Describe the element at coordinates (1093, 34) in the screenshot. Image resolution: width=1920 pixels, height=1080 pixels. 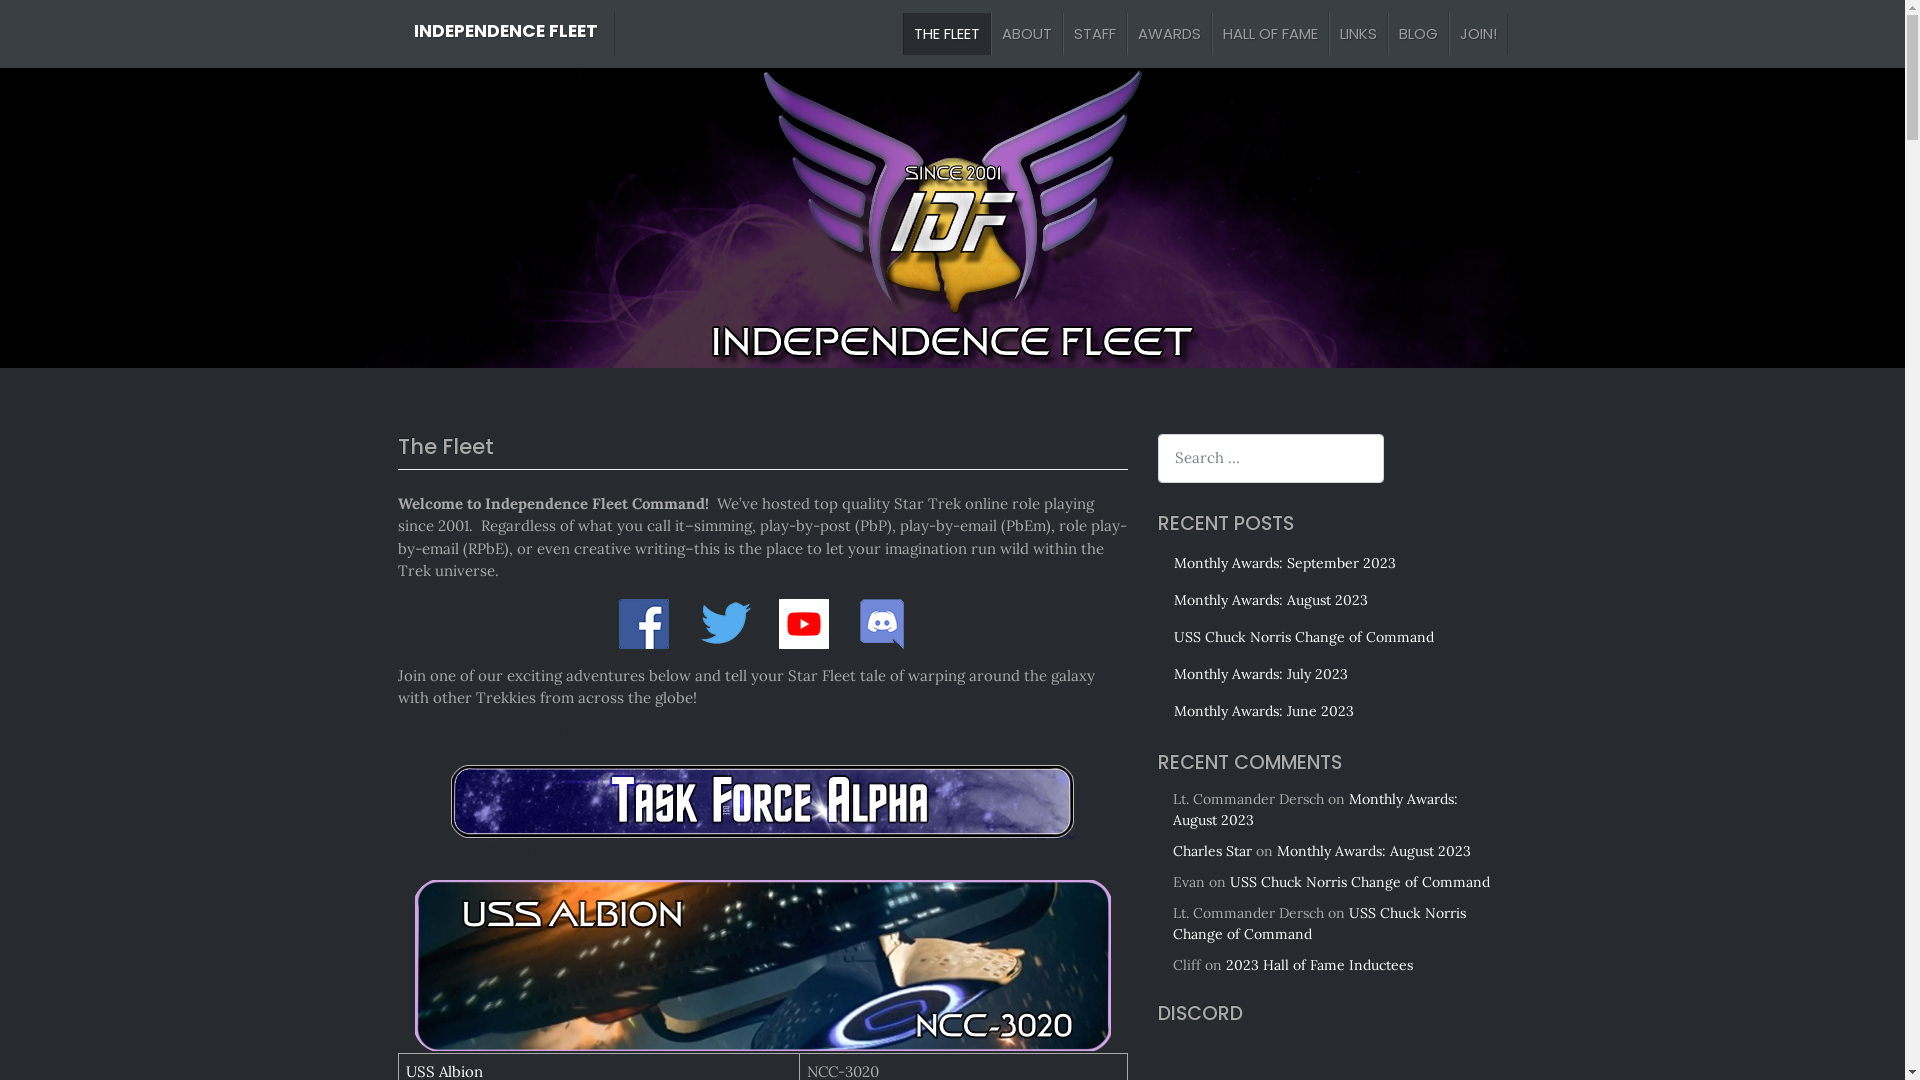
I see `'STAFF'` at that location.